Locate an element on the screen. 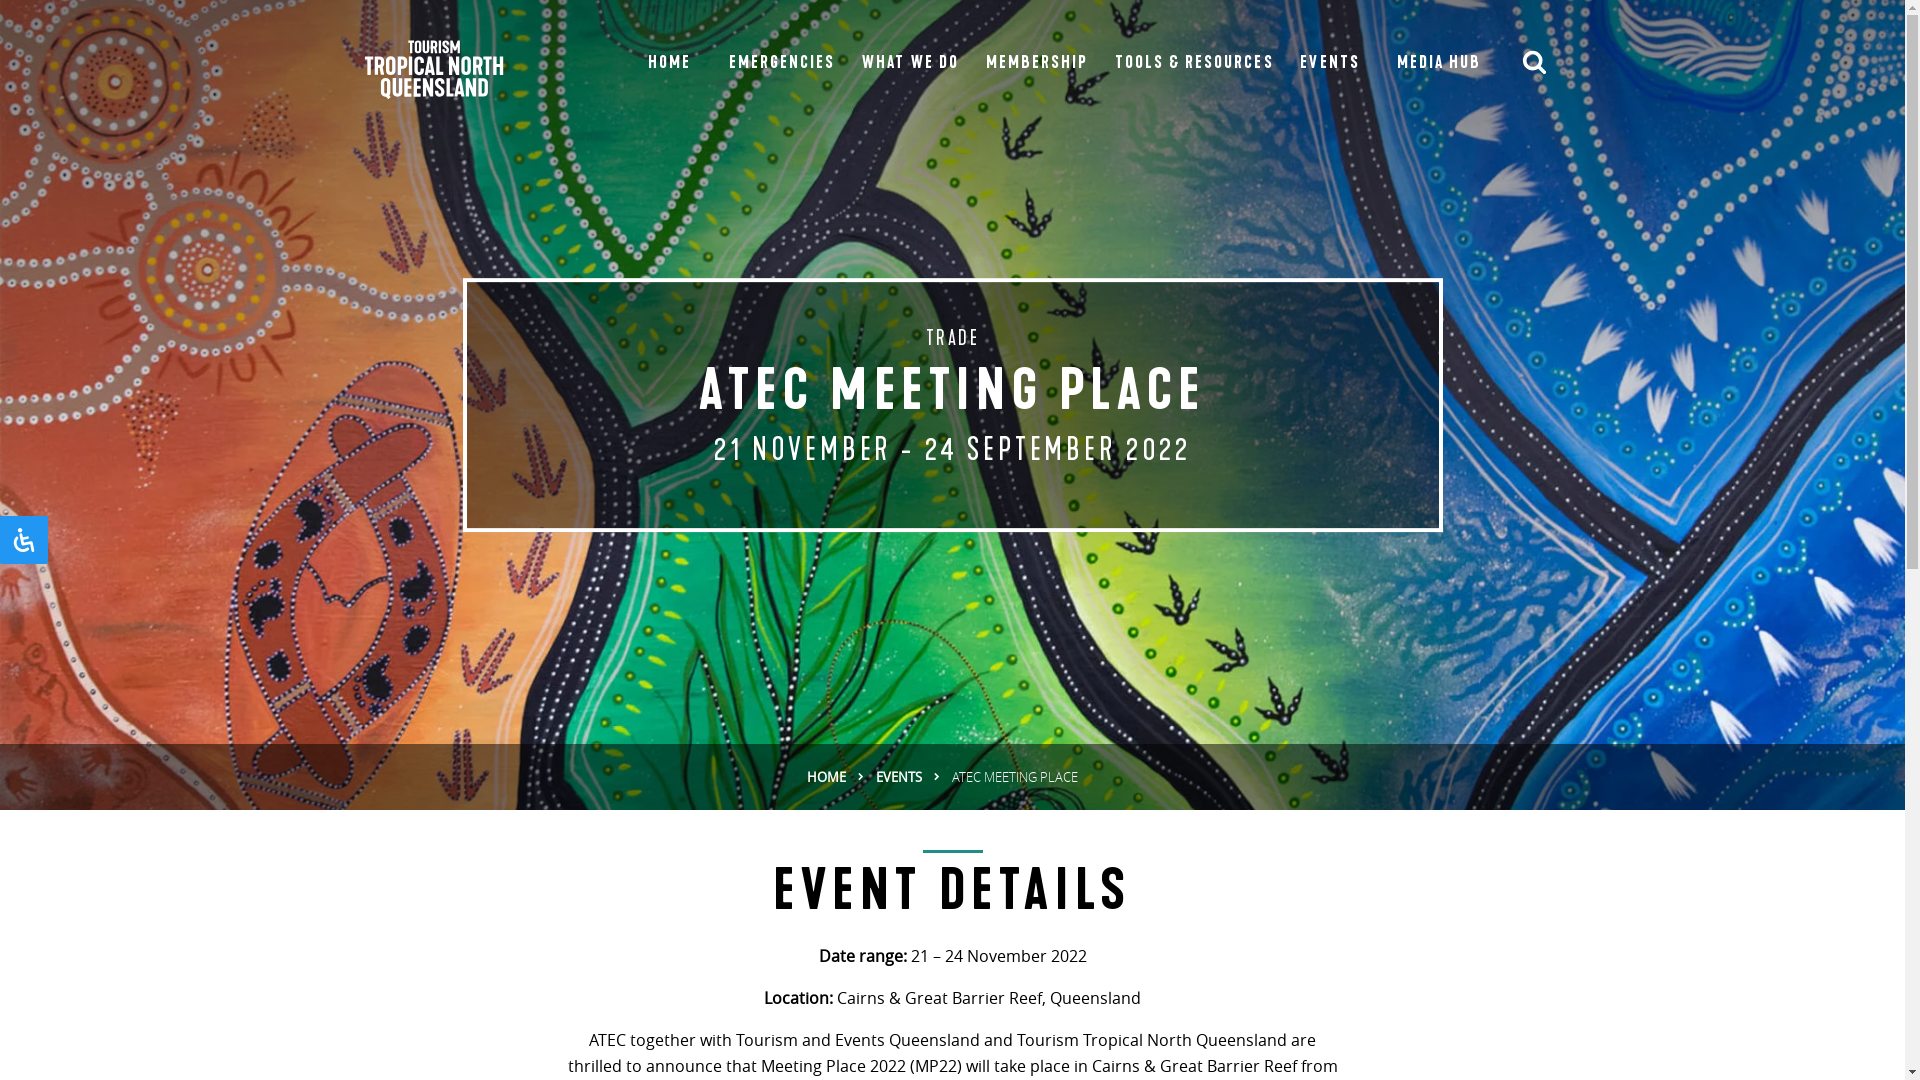 Image resolution: width=1920 pixels, height=1080 pixels. 'HOME' is located at coordinates (826, 777).